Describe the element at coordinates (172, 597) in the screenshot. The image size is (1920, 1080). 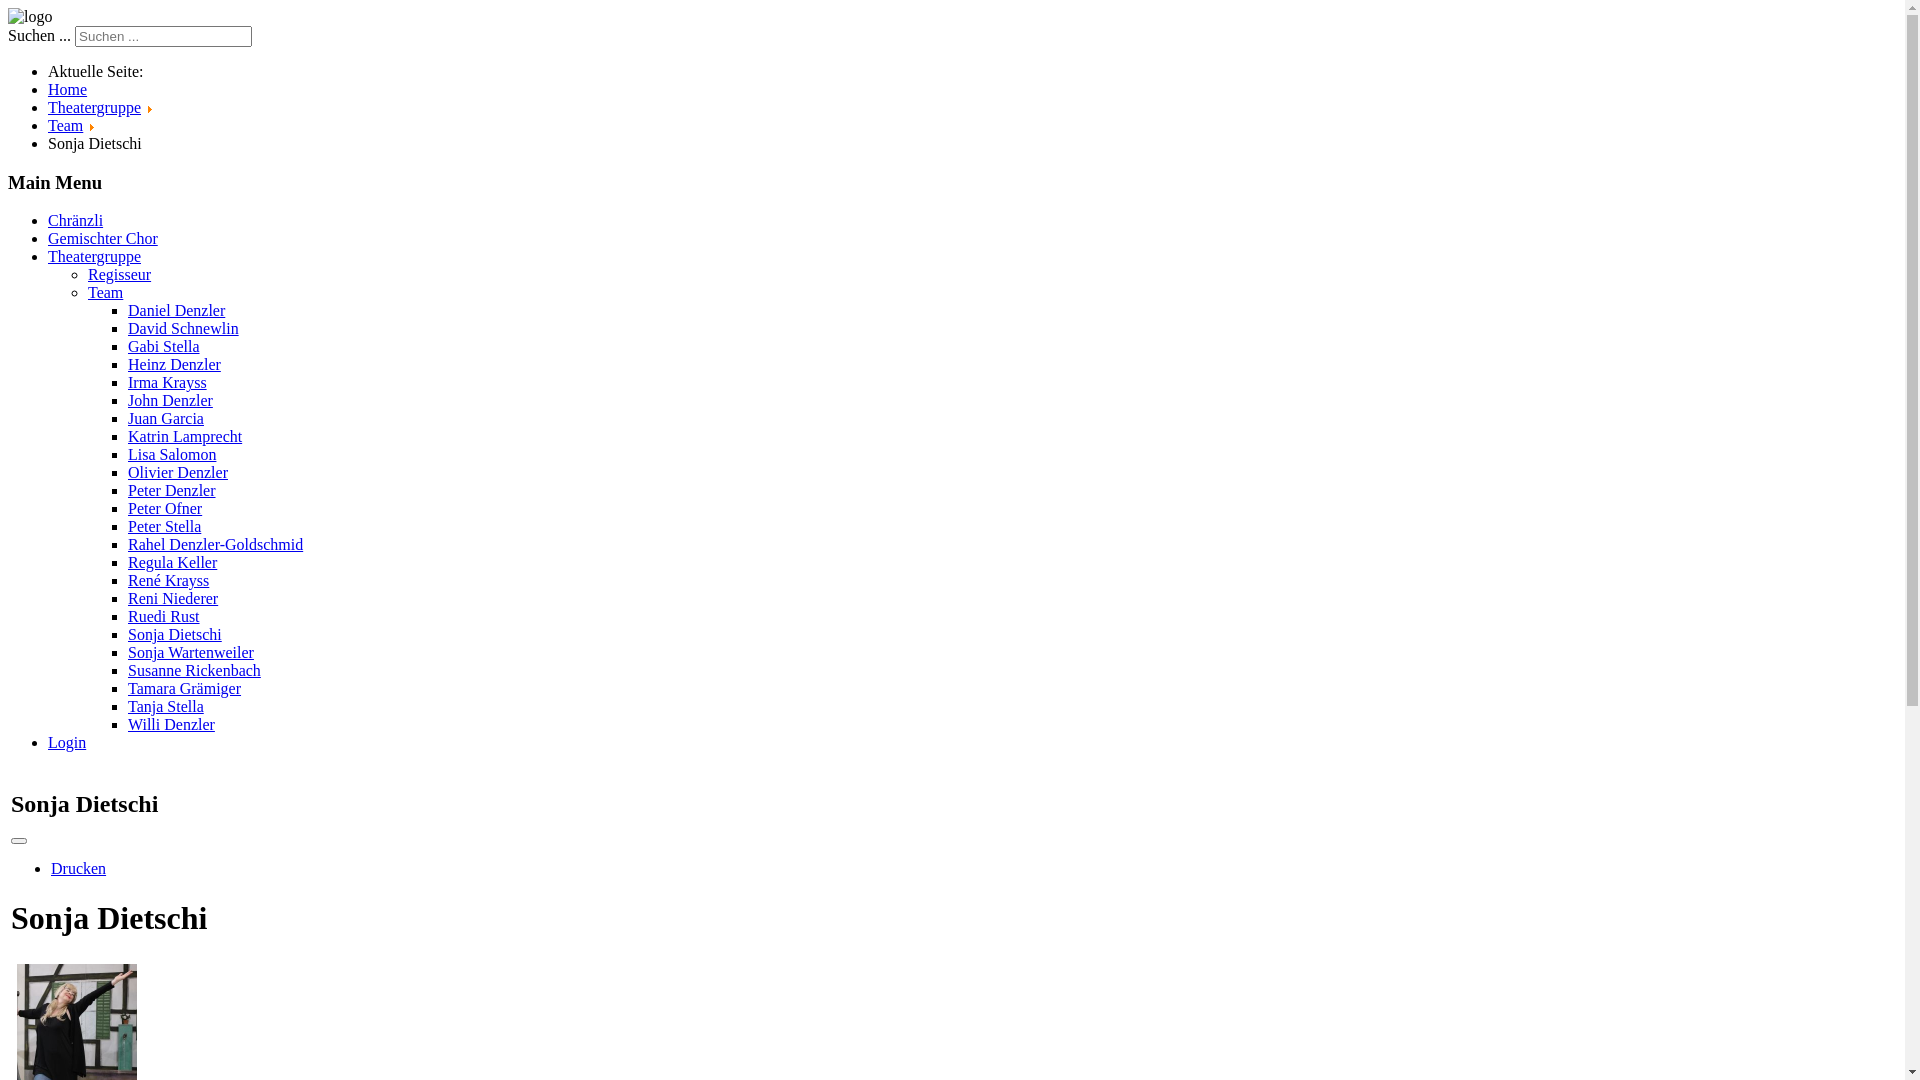
I see `'Reni Niederer'` at that location.